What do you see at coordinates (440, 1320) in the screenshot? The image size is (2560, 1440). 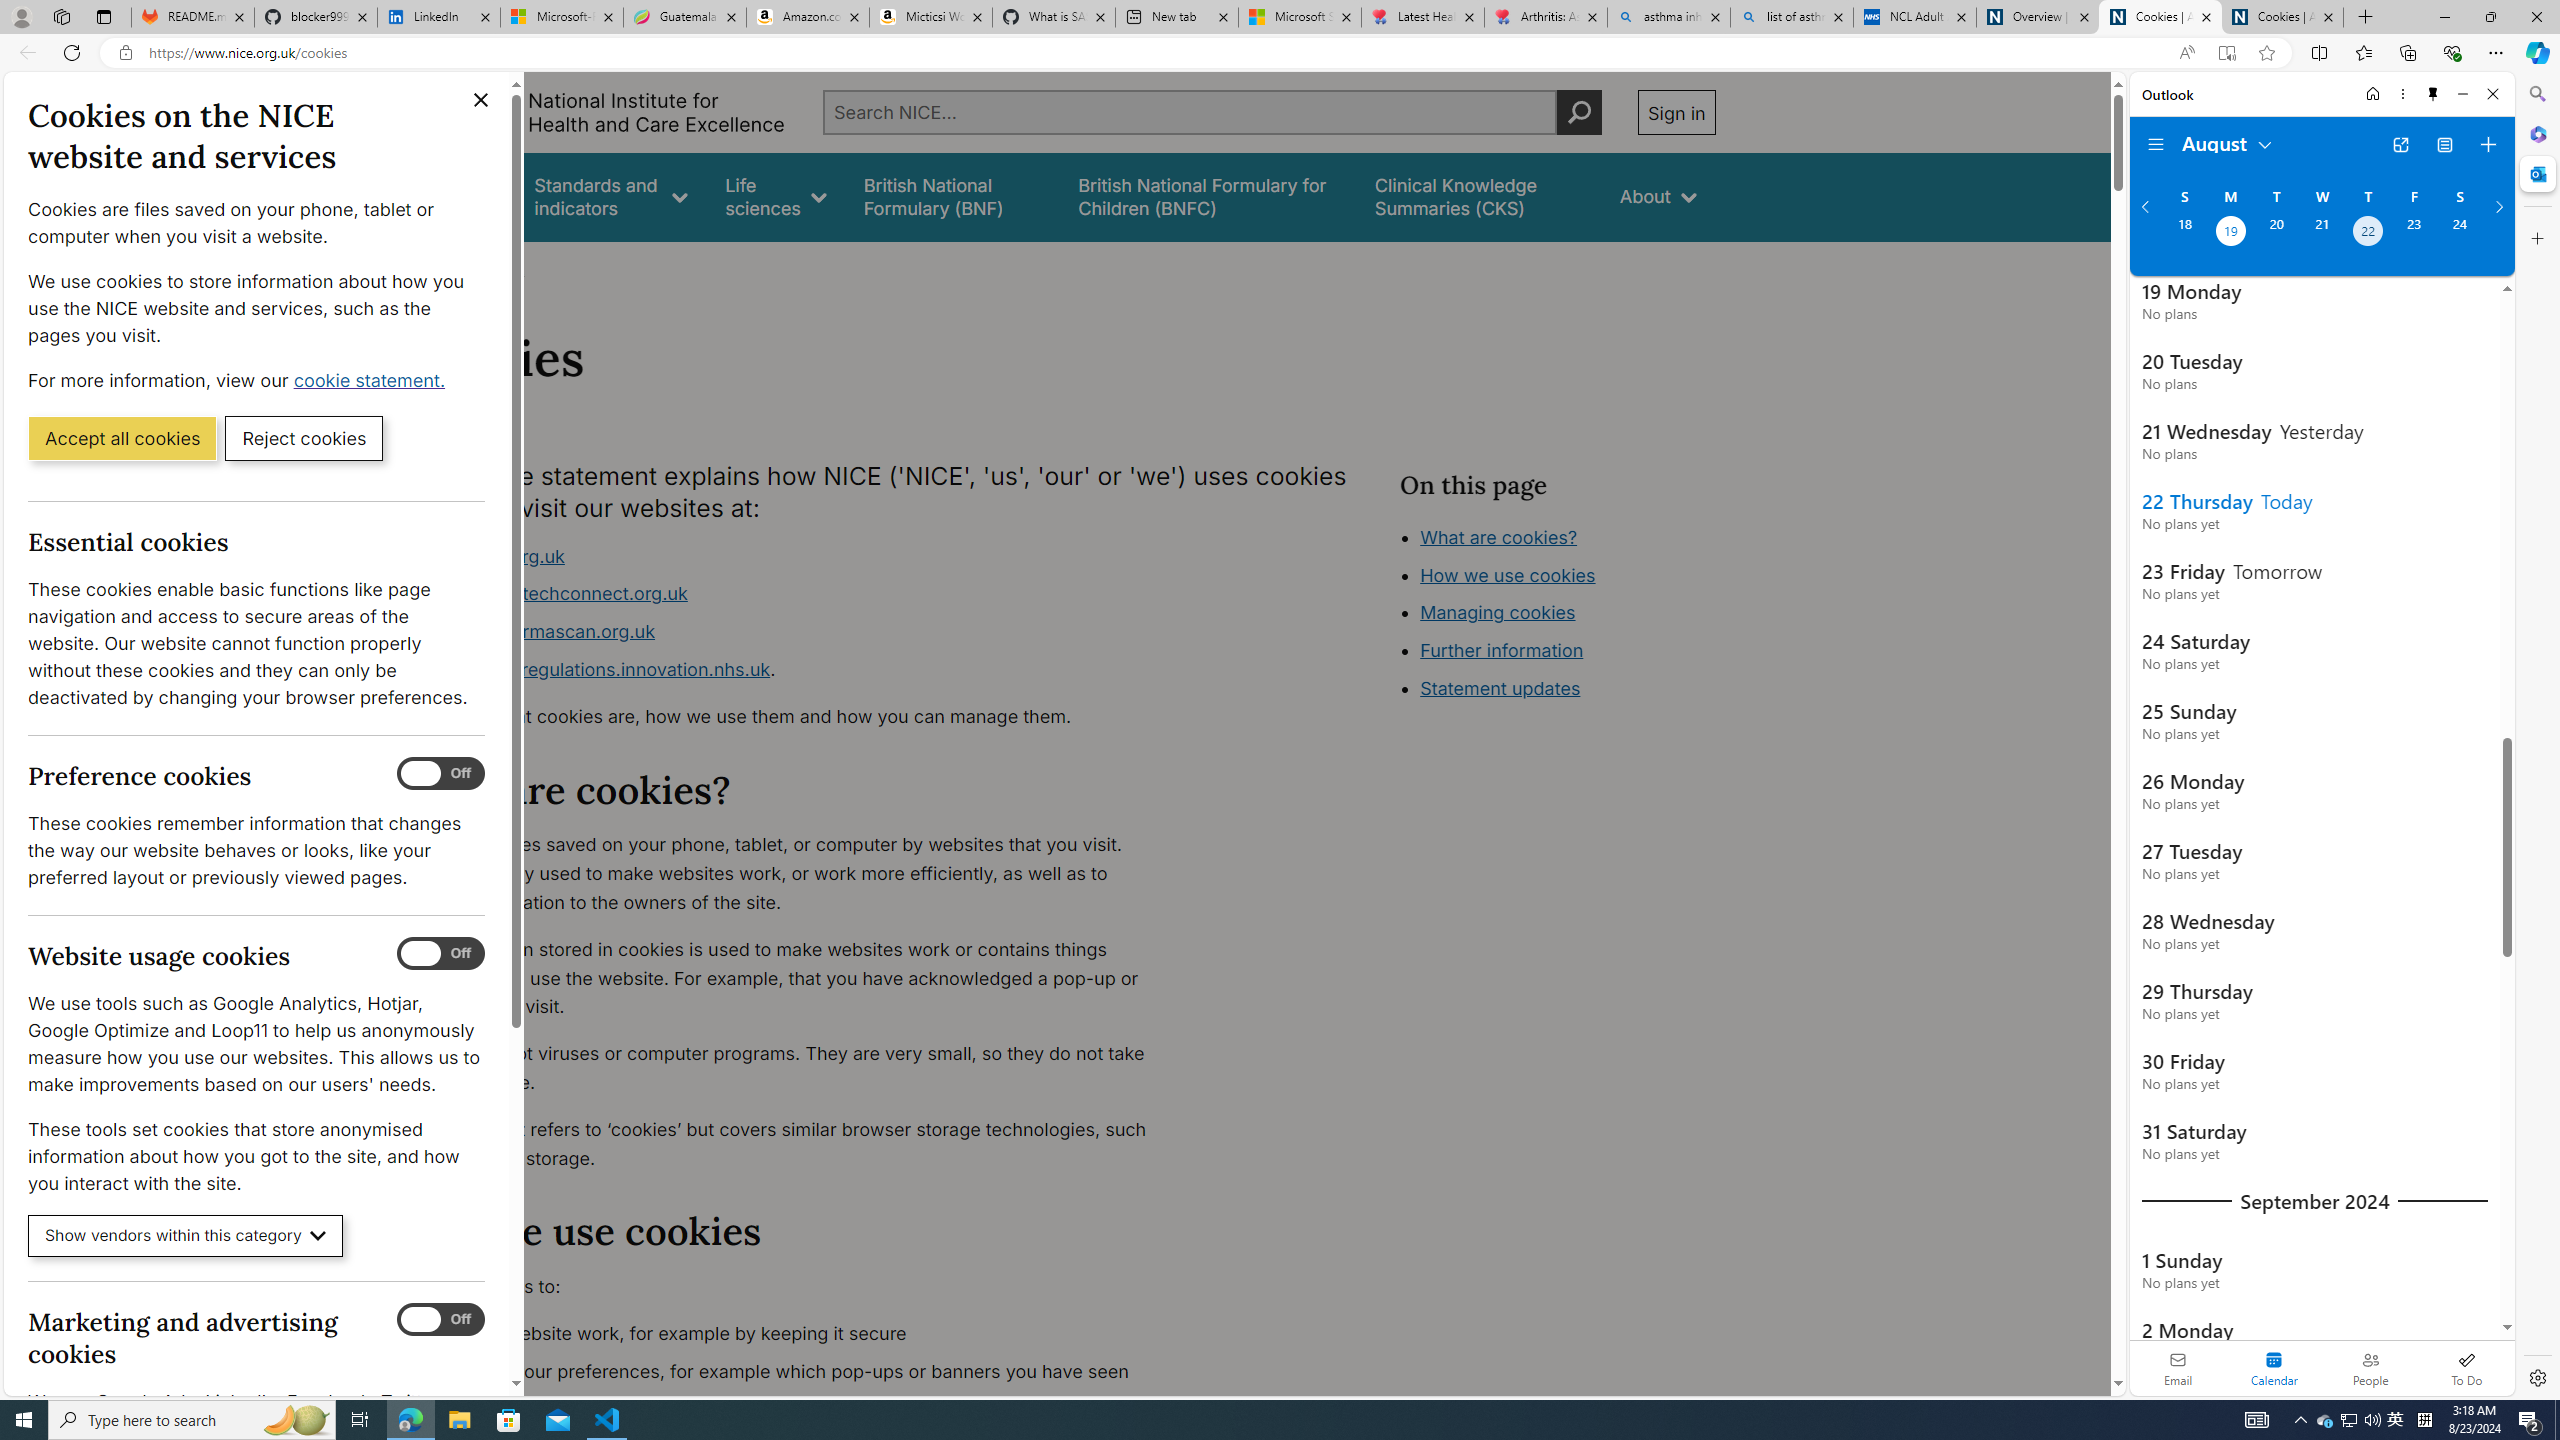 I see `'Marketing and advertising cookies'` at bounding box center [440, 1320].